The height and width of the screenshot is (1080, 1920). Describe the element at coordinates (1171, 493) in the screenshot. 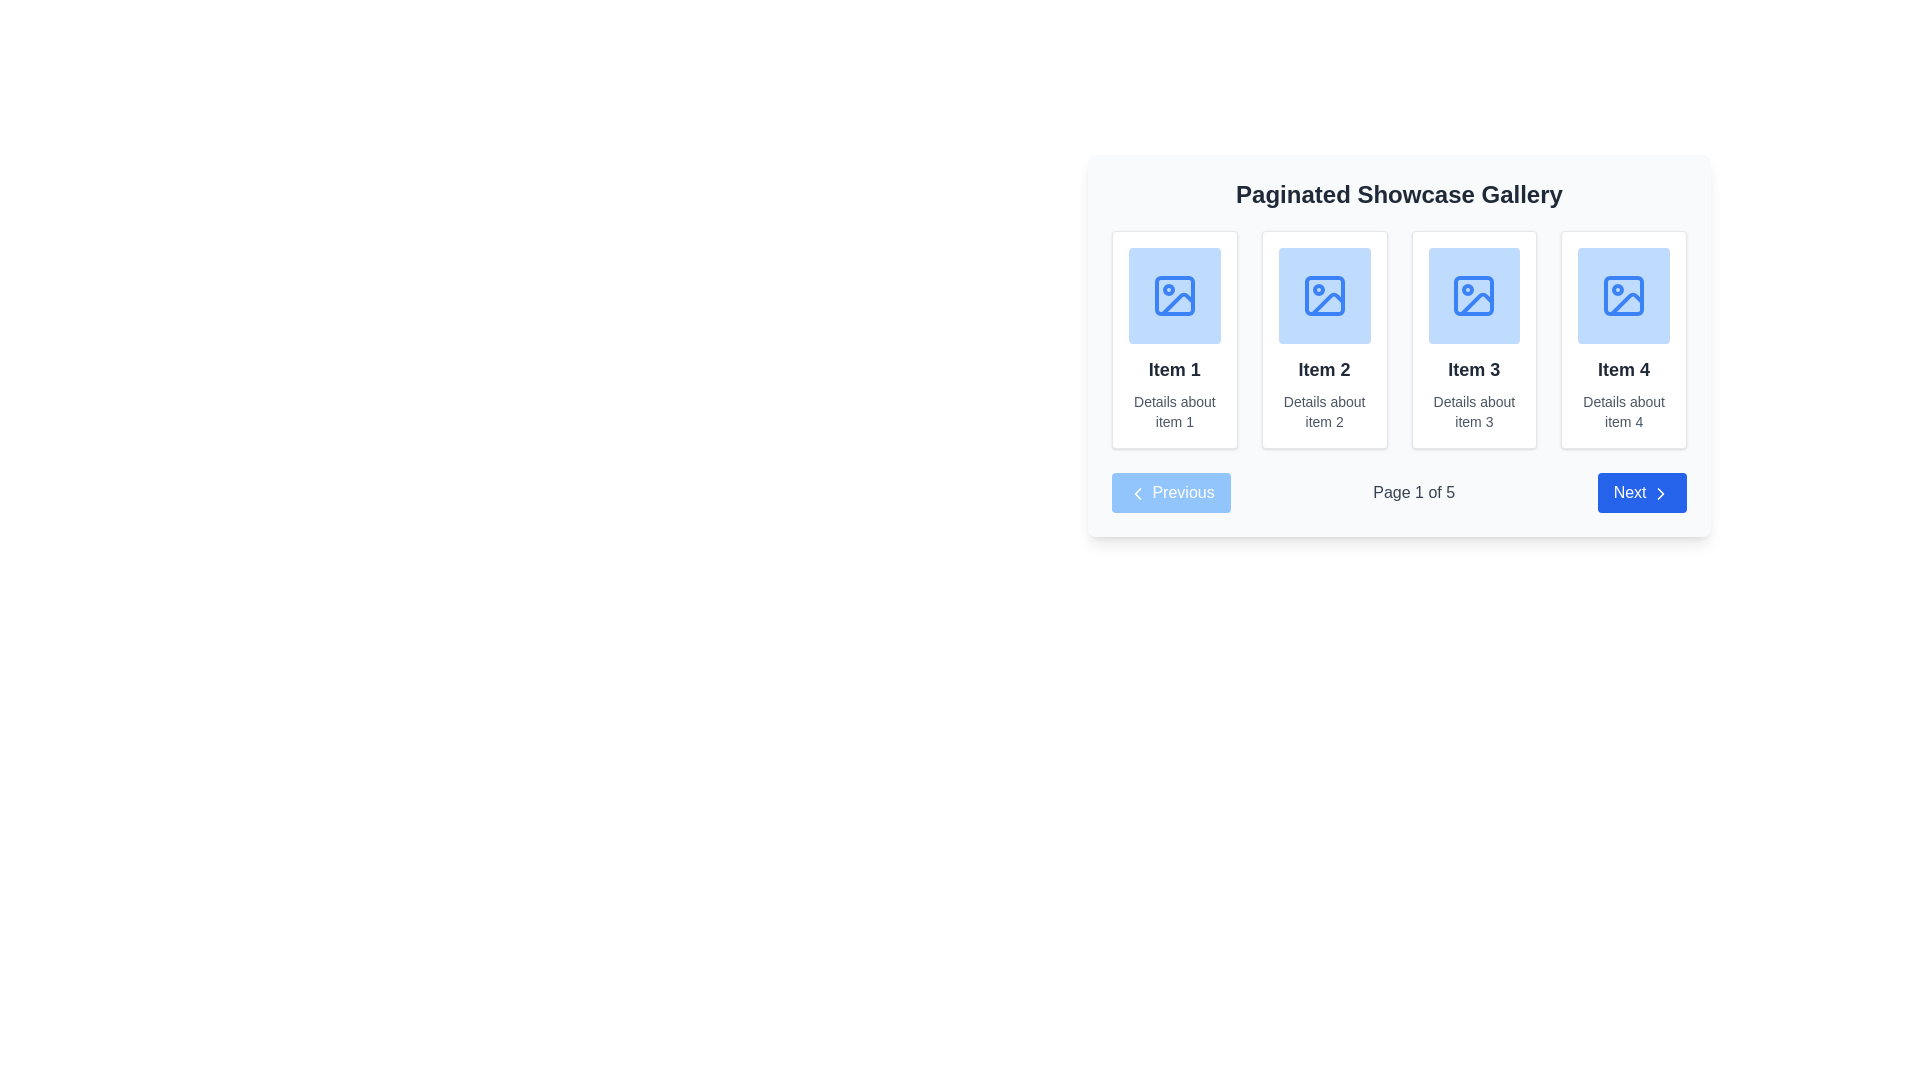

I see `the 'Previous' button with a blue background and white text` at that location.